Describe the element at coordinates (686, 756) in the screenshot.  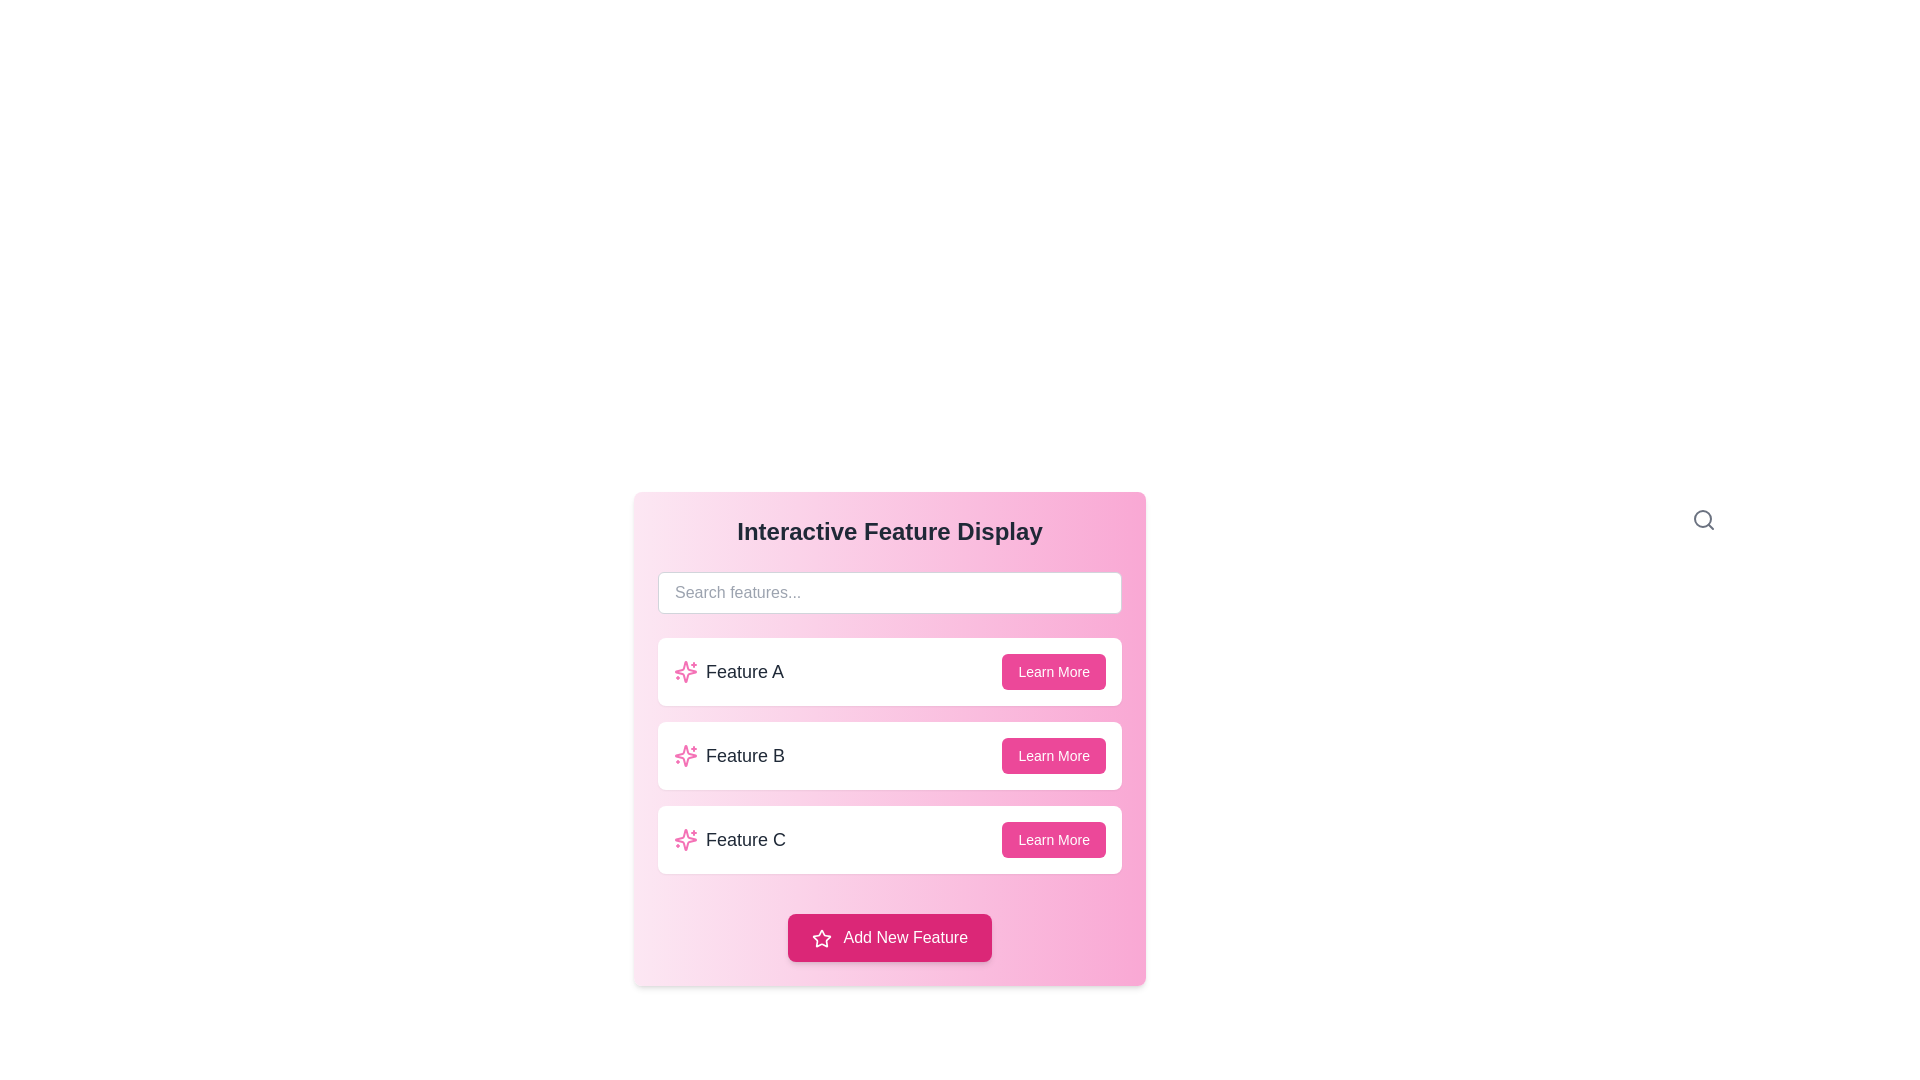
I see `the Icon representing 'Feature B' located inside the card labeled 'Feature B', specifically at the left side adjacent to the text label` at that location.